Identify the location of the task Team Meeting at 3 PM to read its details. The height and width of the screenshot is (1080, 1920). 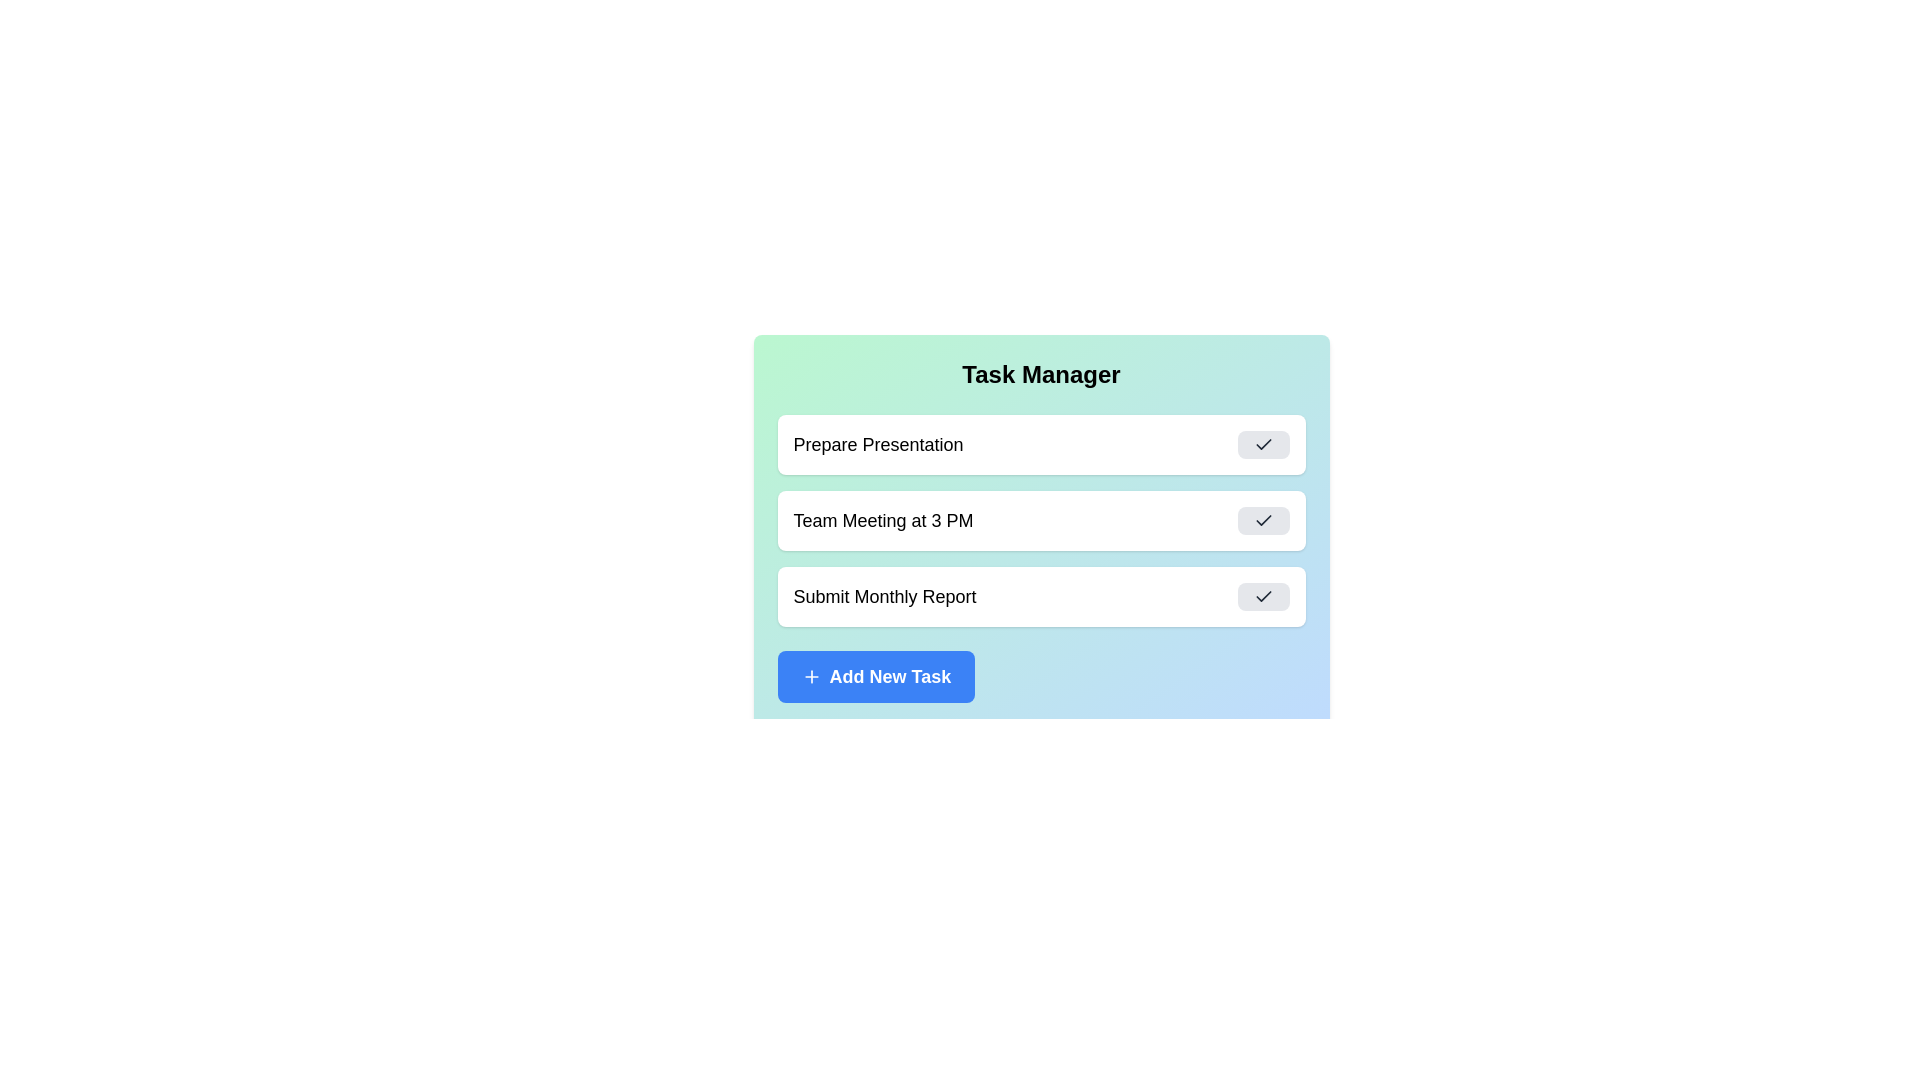
(1040, 519).